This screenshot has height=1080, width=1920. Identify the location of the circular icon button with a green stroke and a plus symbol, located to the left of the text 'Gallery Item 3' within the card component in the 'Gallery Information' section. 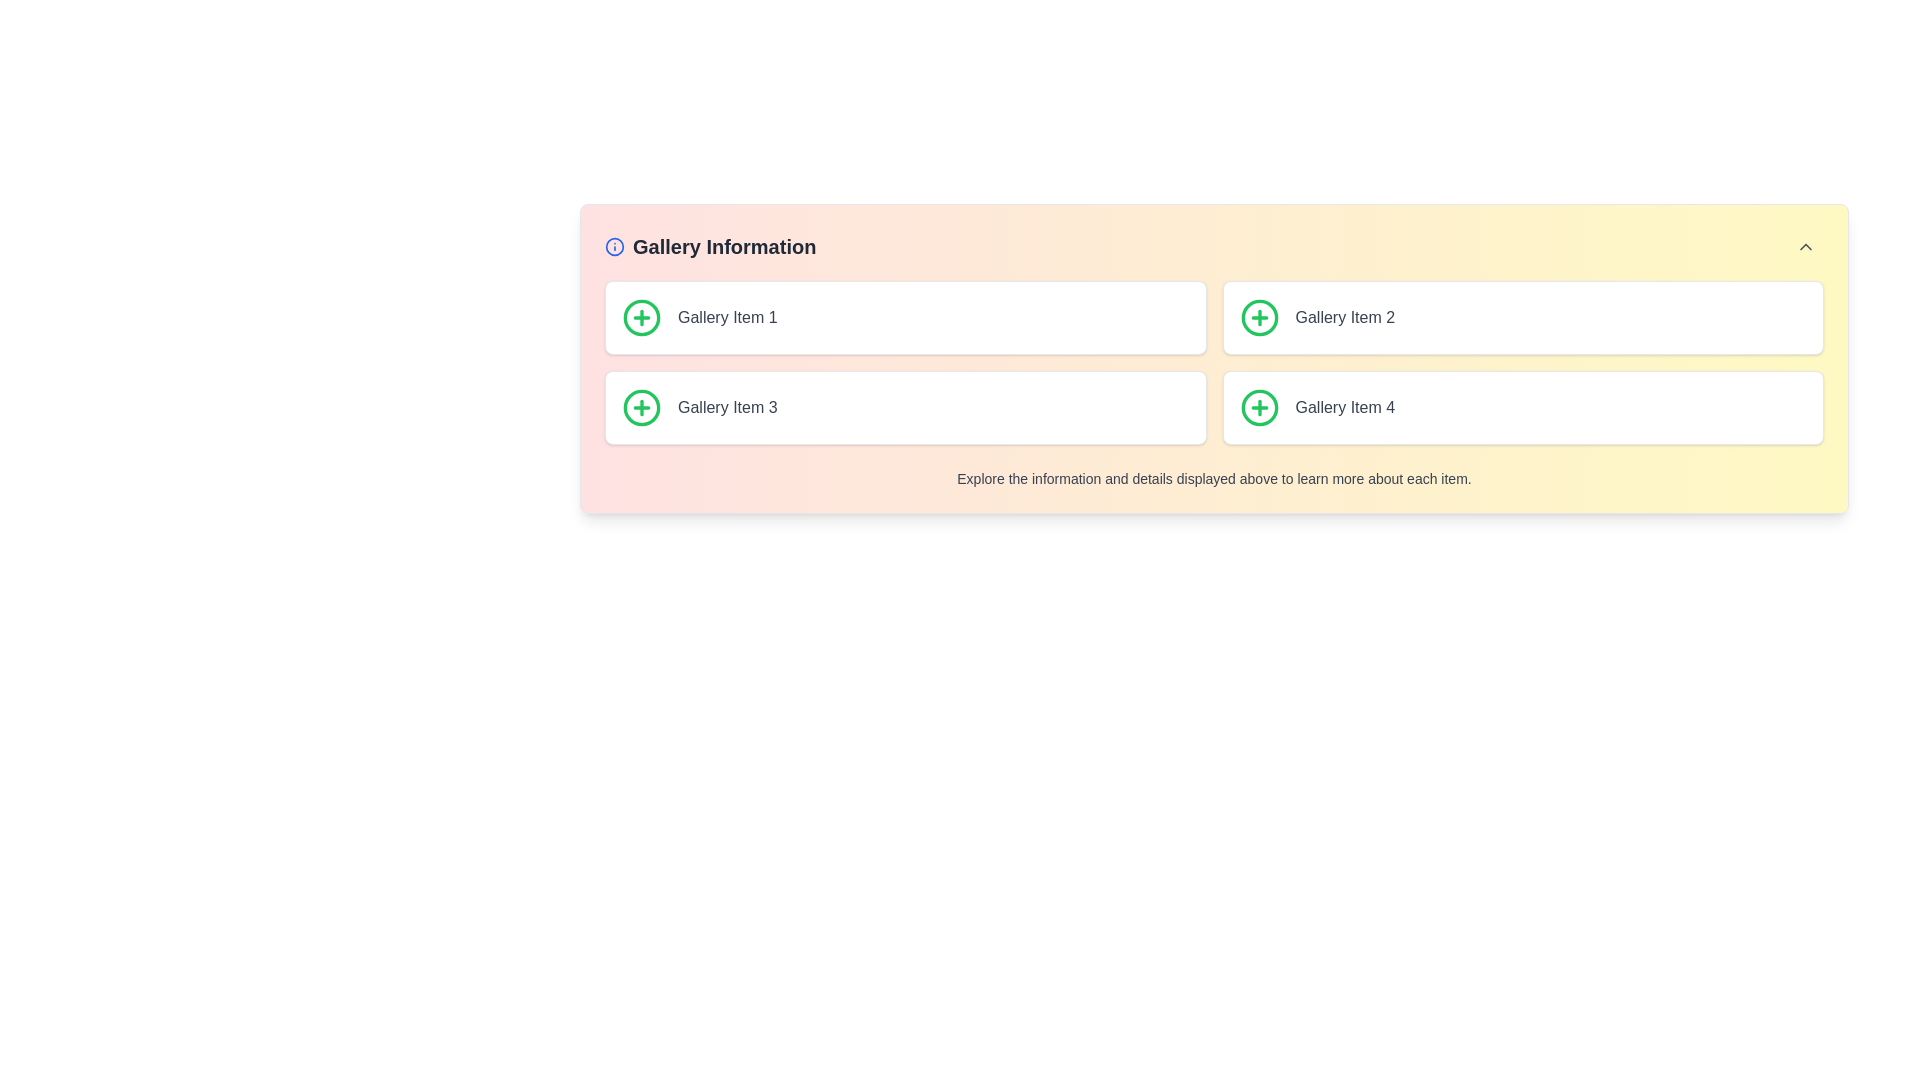
(642, 407).